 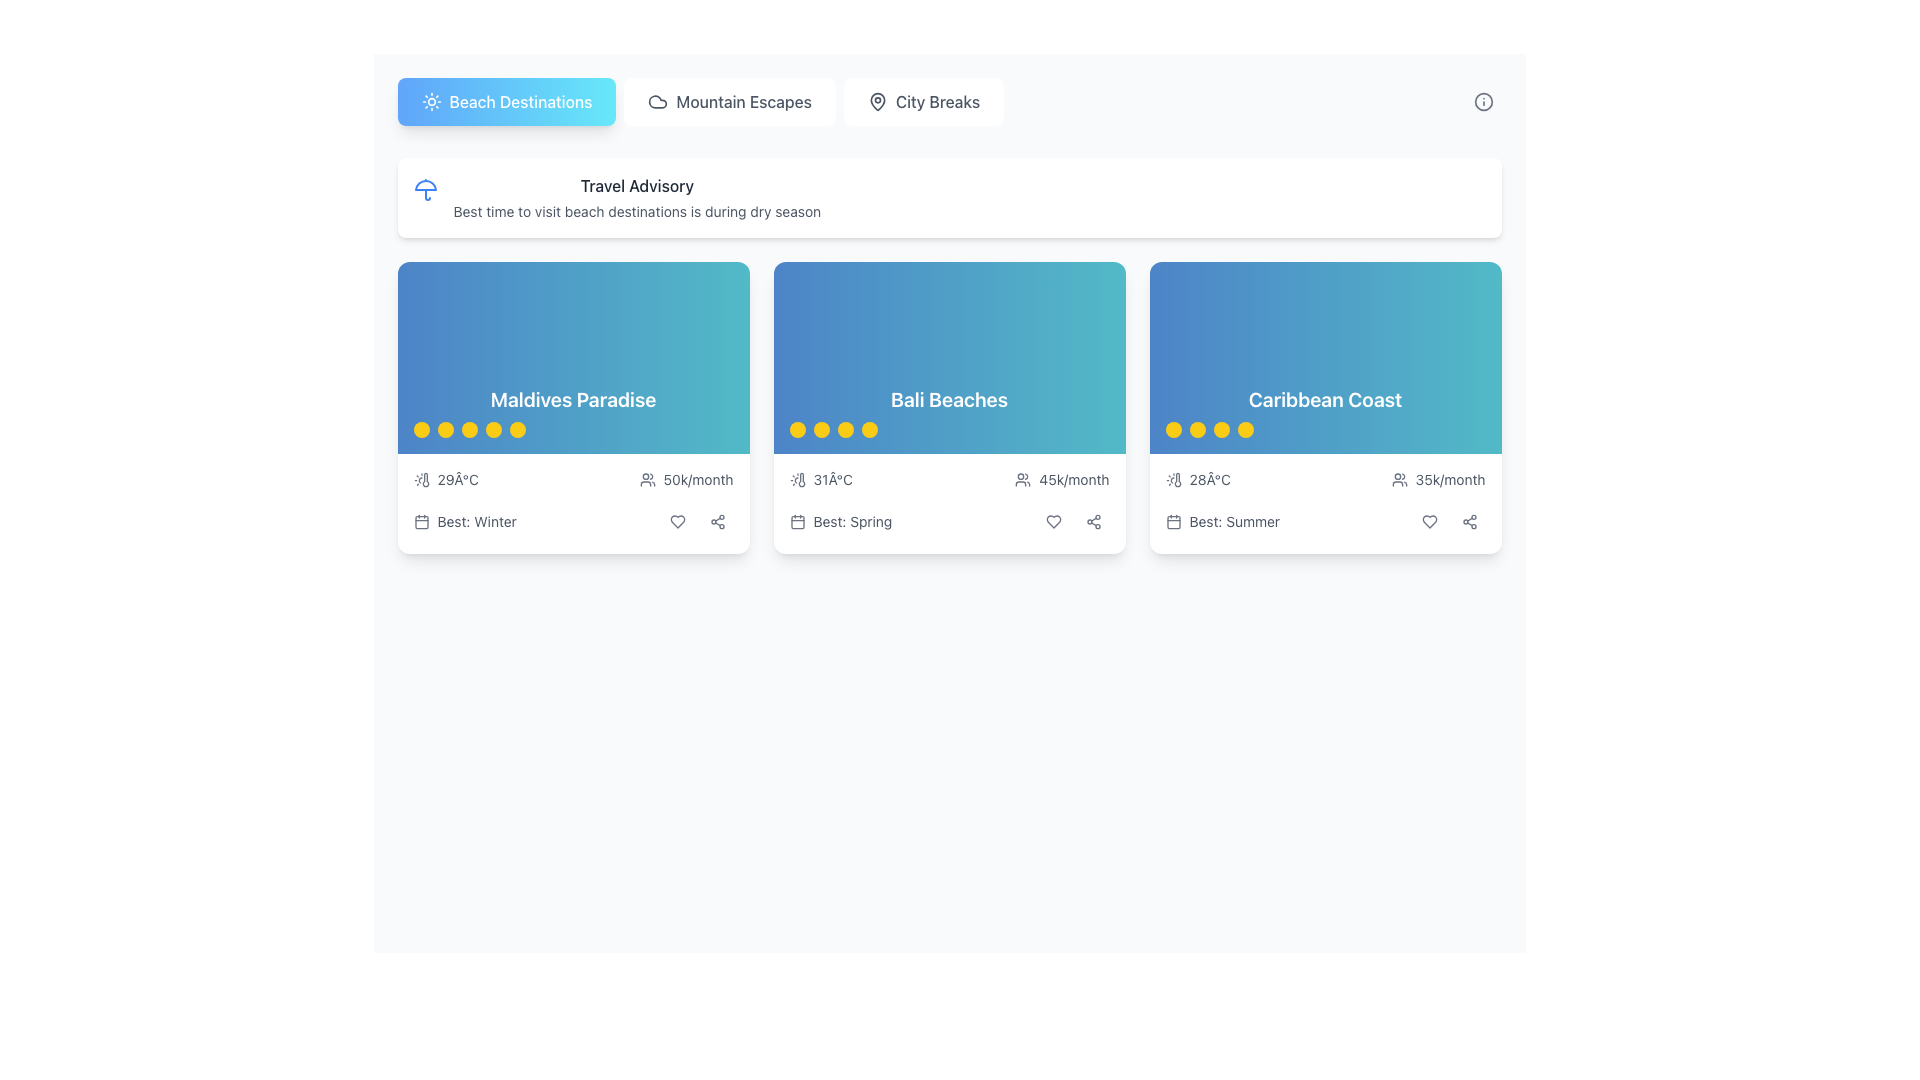 What do you see at coordinates (1483, 101) in the screenshot?
I see `the information button located in the top-right corner of the interface` at bounding box center [1483, 101].